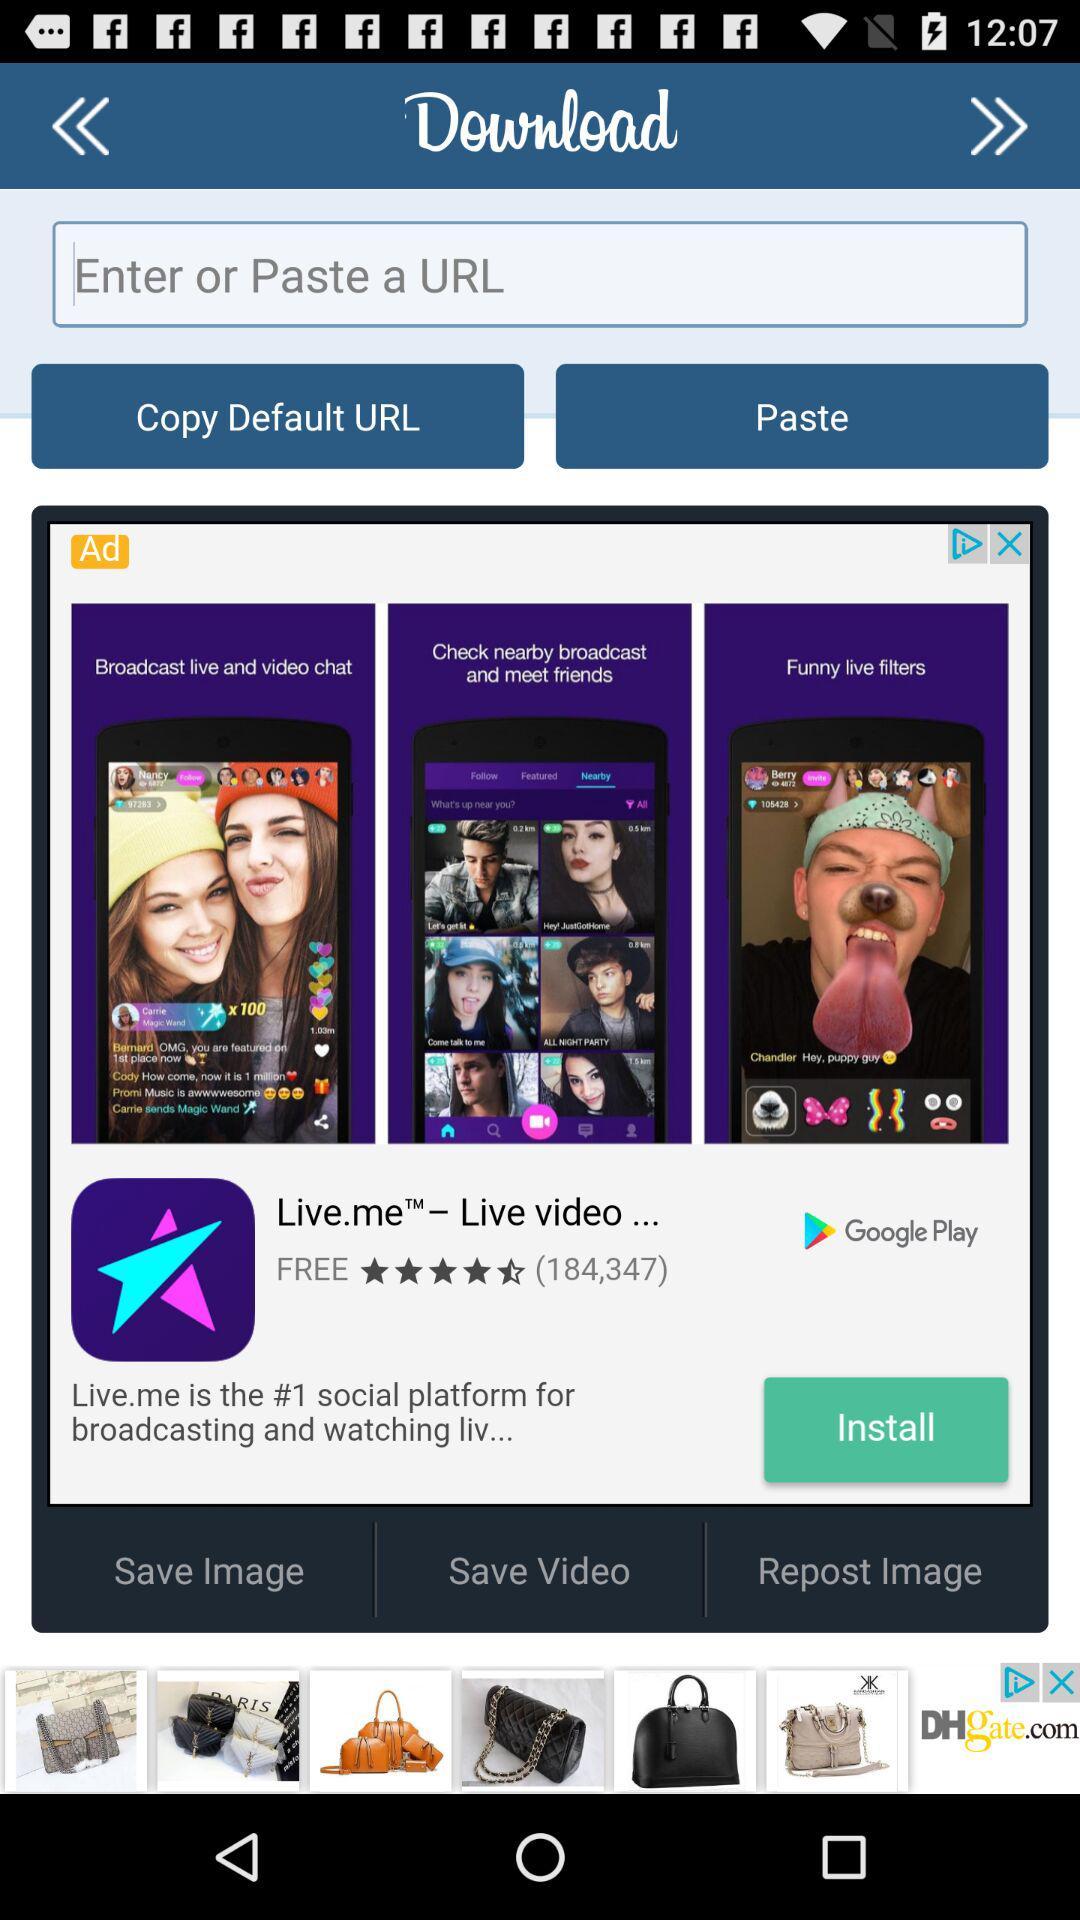 The image size is (1080, 1920). Describe the element at coordinates (540, 273) in the screenshot. I see `search box` at that location.